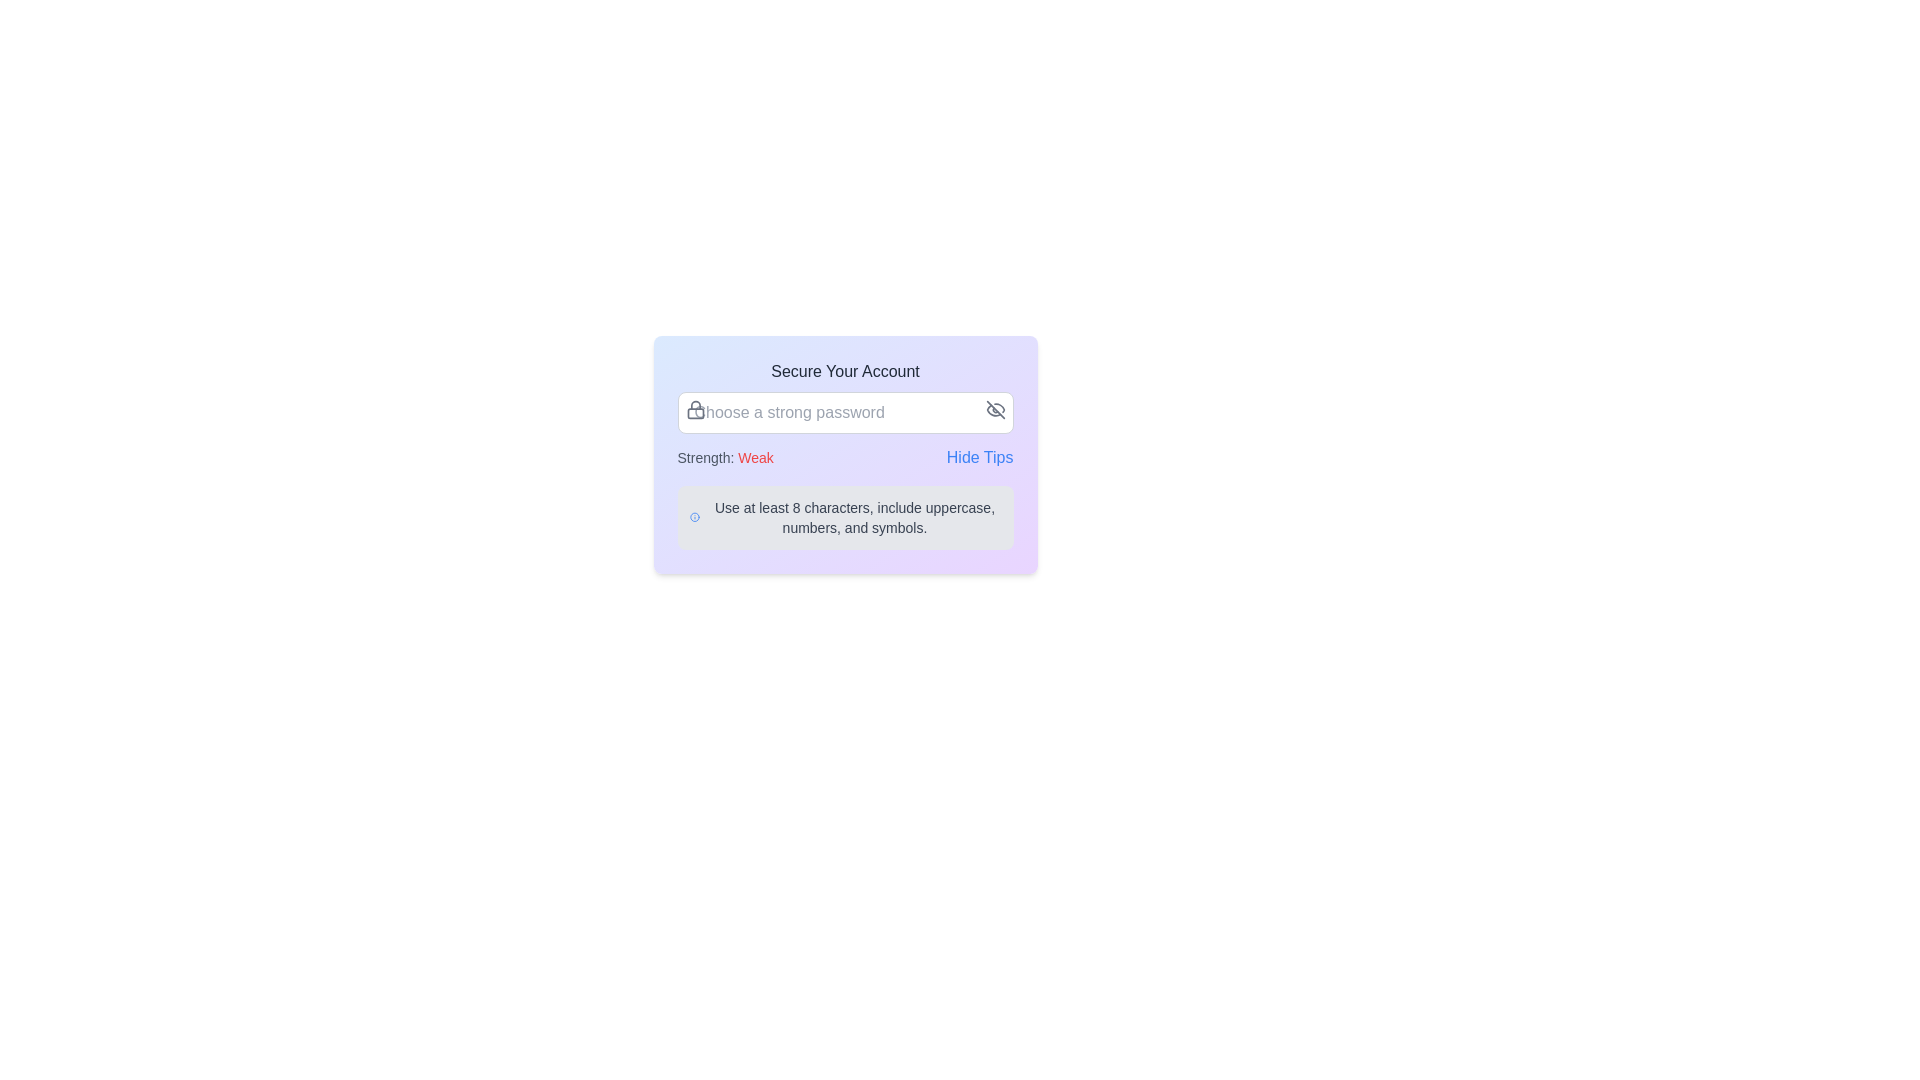 The image size is (1920, 1080). What do you see at coordinates (695, 516) in the screenshot?
I see `the circular blue-stroked icon located on the left-hand side of the tooltip near the password instruction section` at bounding box center [695, 516].